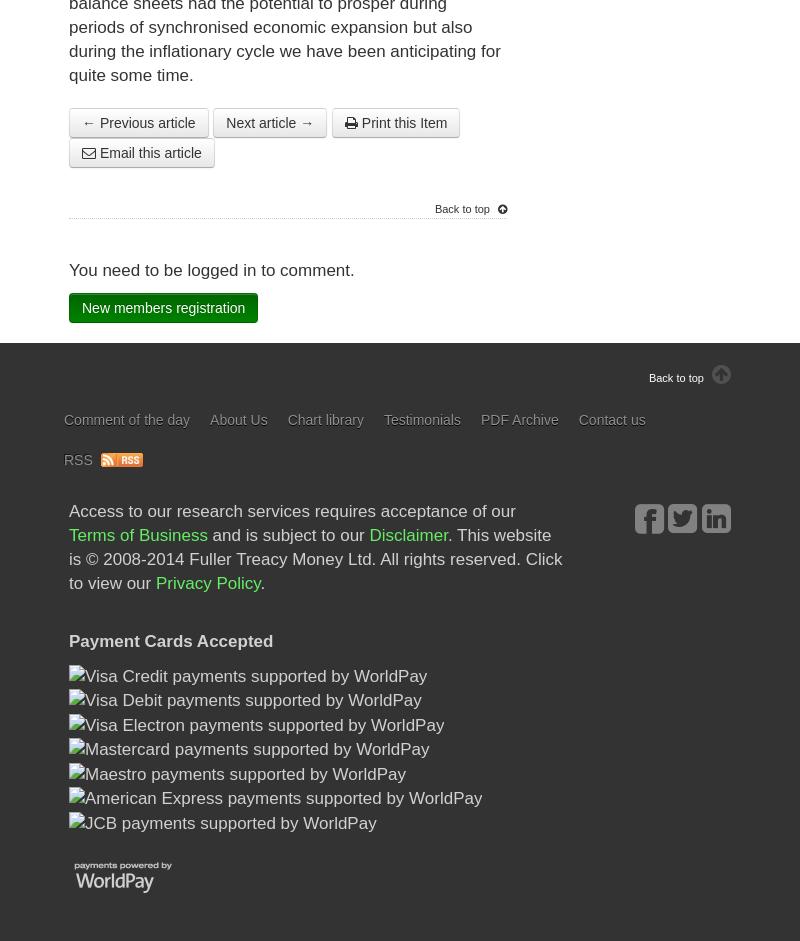 The width and height of the screenshot is (800, 941). What do you see at coordinates (169, 641) in the screenshot?
I see `'Payment Cards Accepted'` at bounding box center [169, 641].